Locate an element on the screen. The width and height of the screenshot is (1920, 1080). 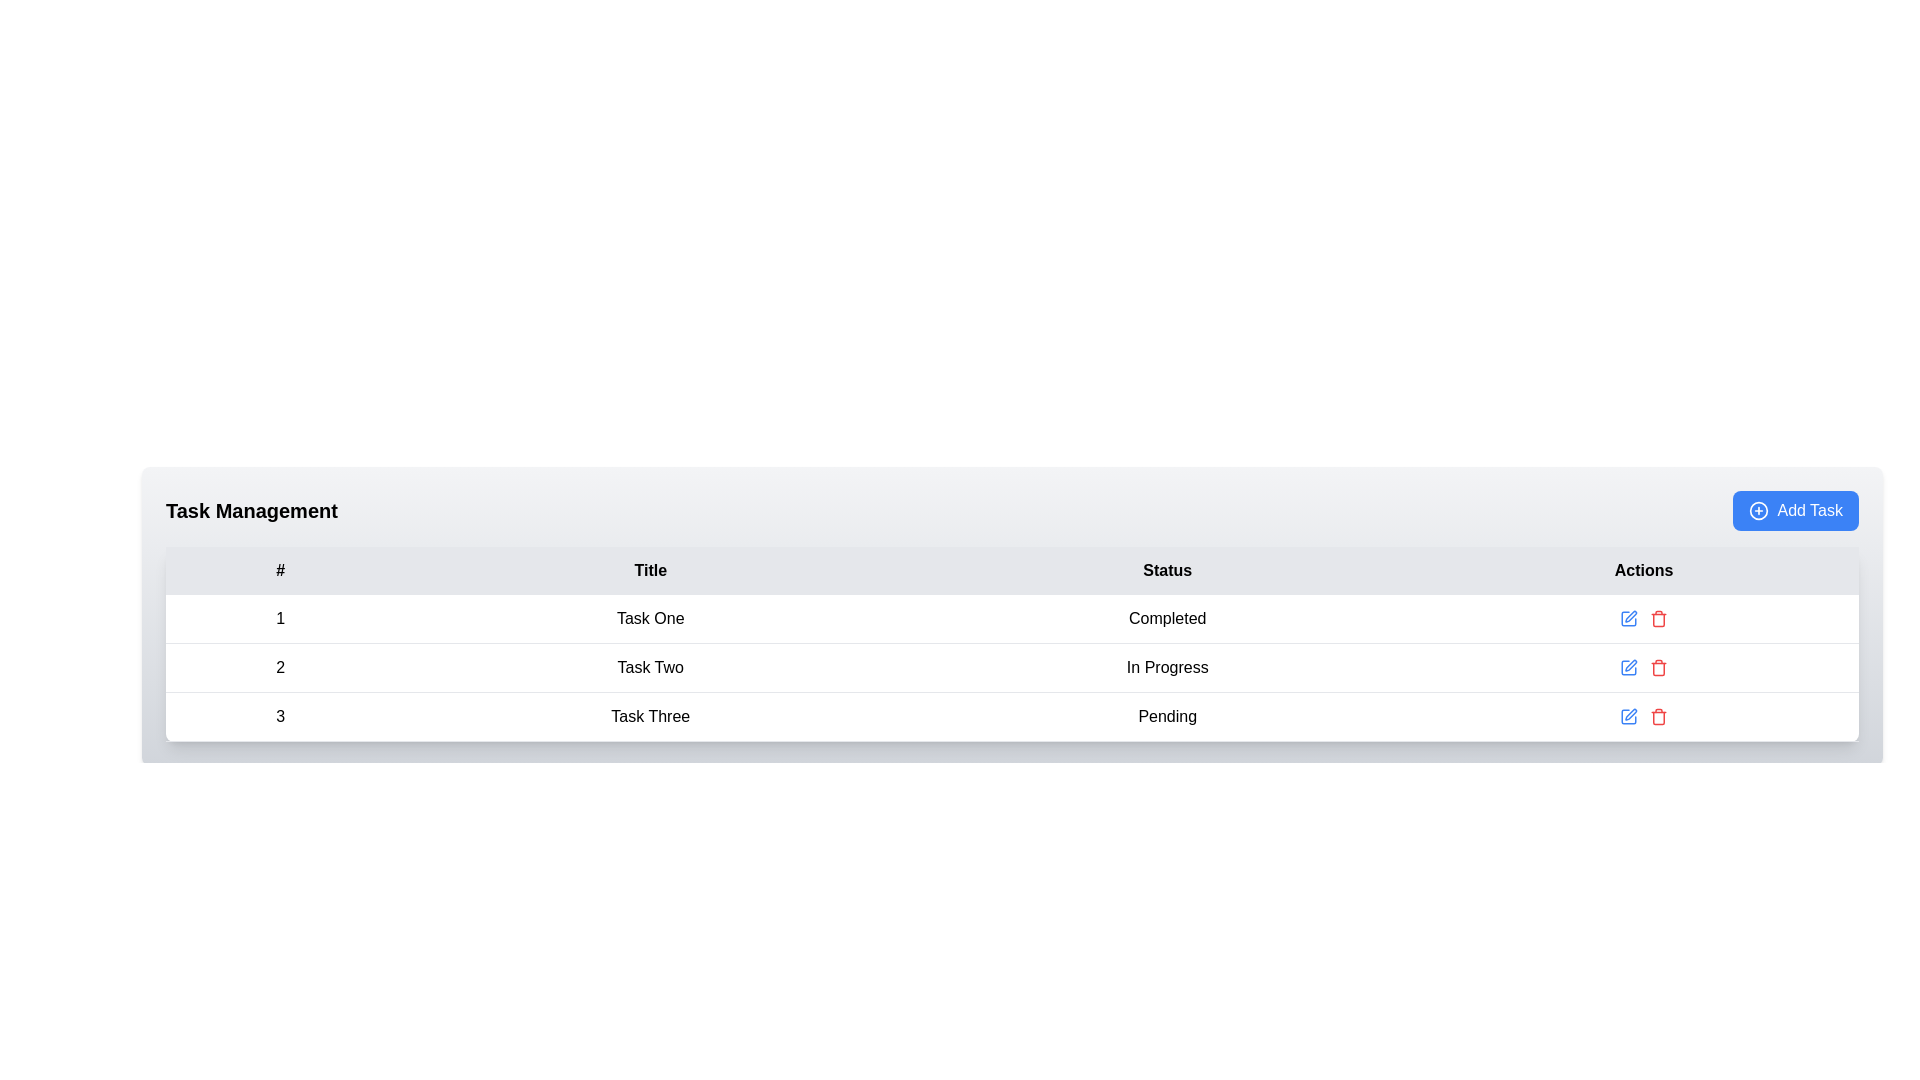
the circular icon with a plus symbol within the 'Add Task' button located at the top-right corner of the user interface is located at coordinates (1758, 509).